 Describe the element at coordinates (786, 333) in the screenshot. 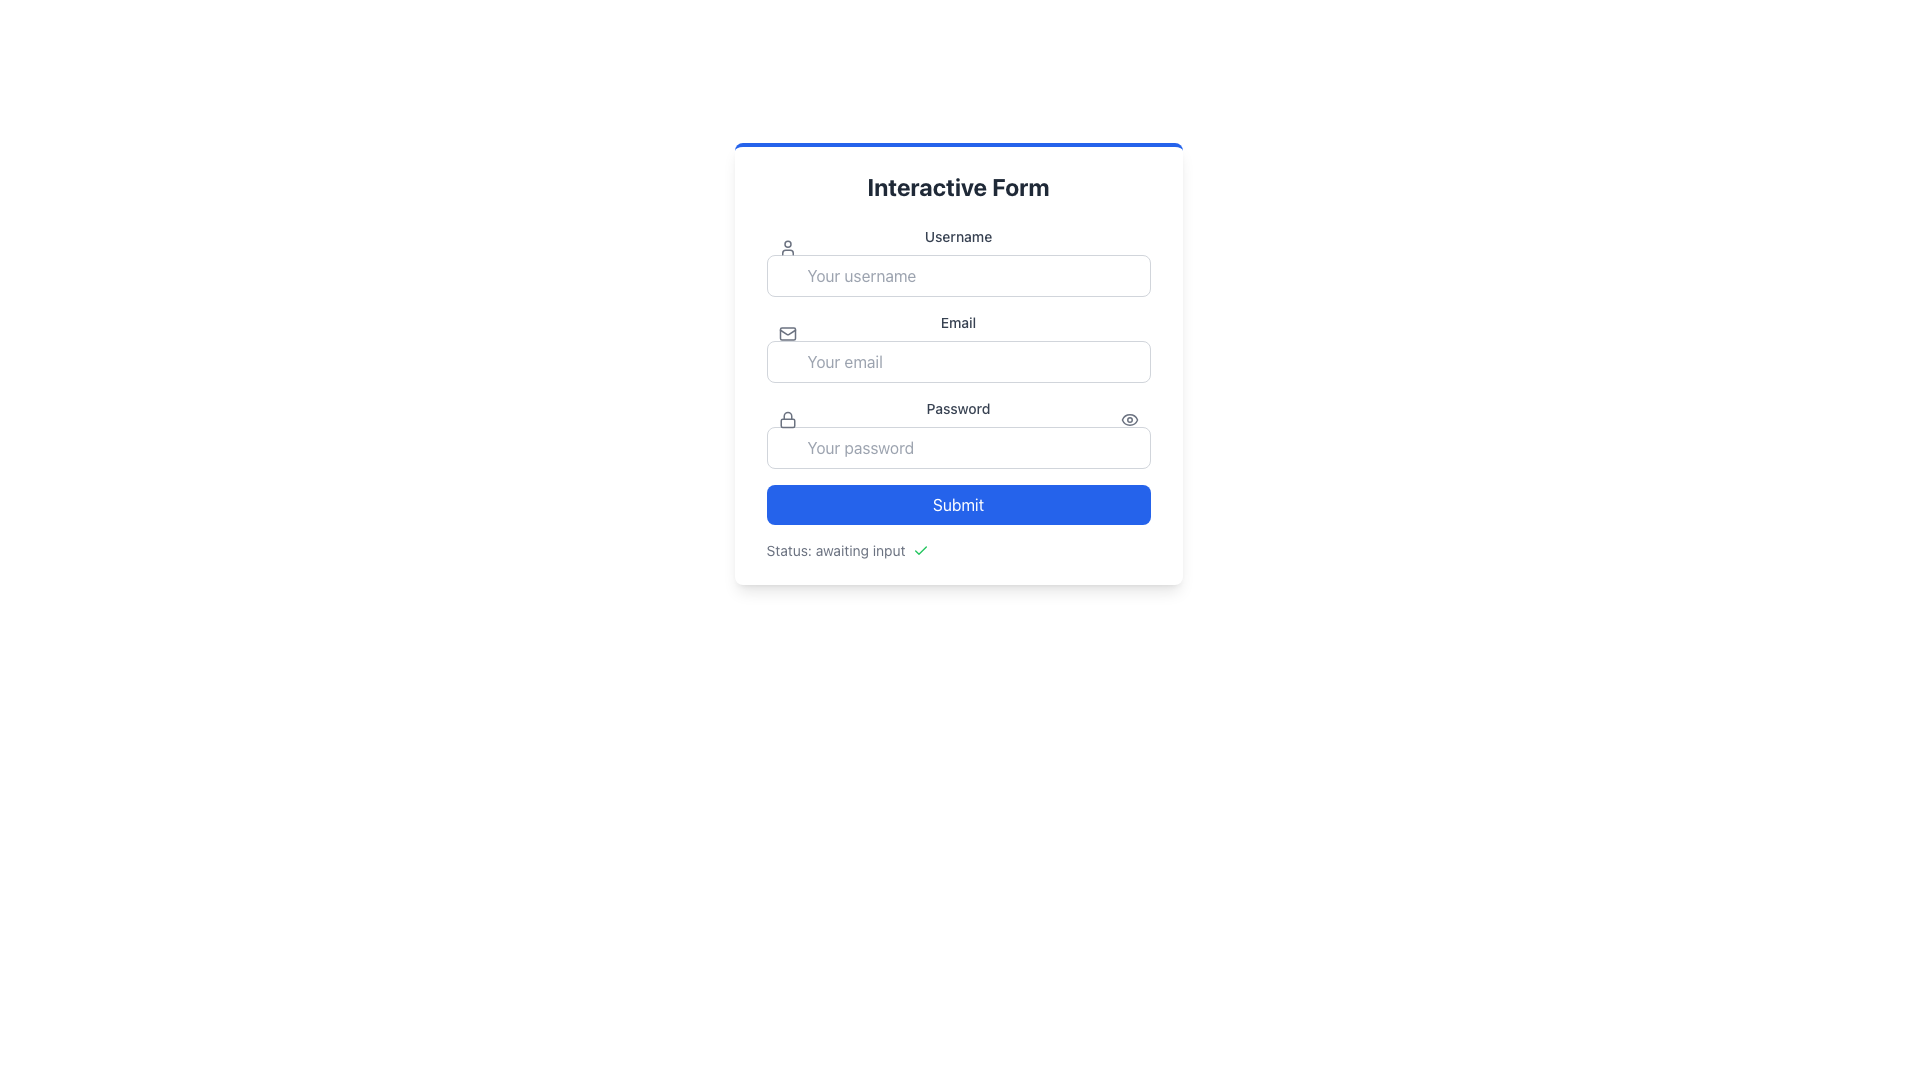

I see `the email icon located above the 'Your email' input field to indicate its purpose` at that location.